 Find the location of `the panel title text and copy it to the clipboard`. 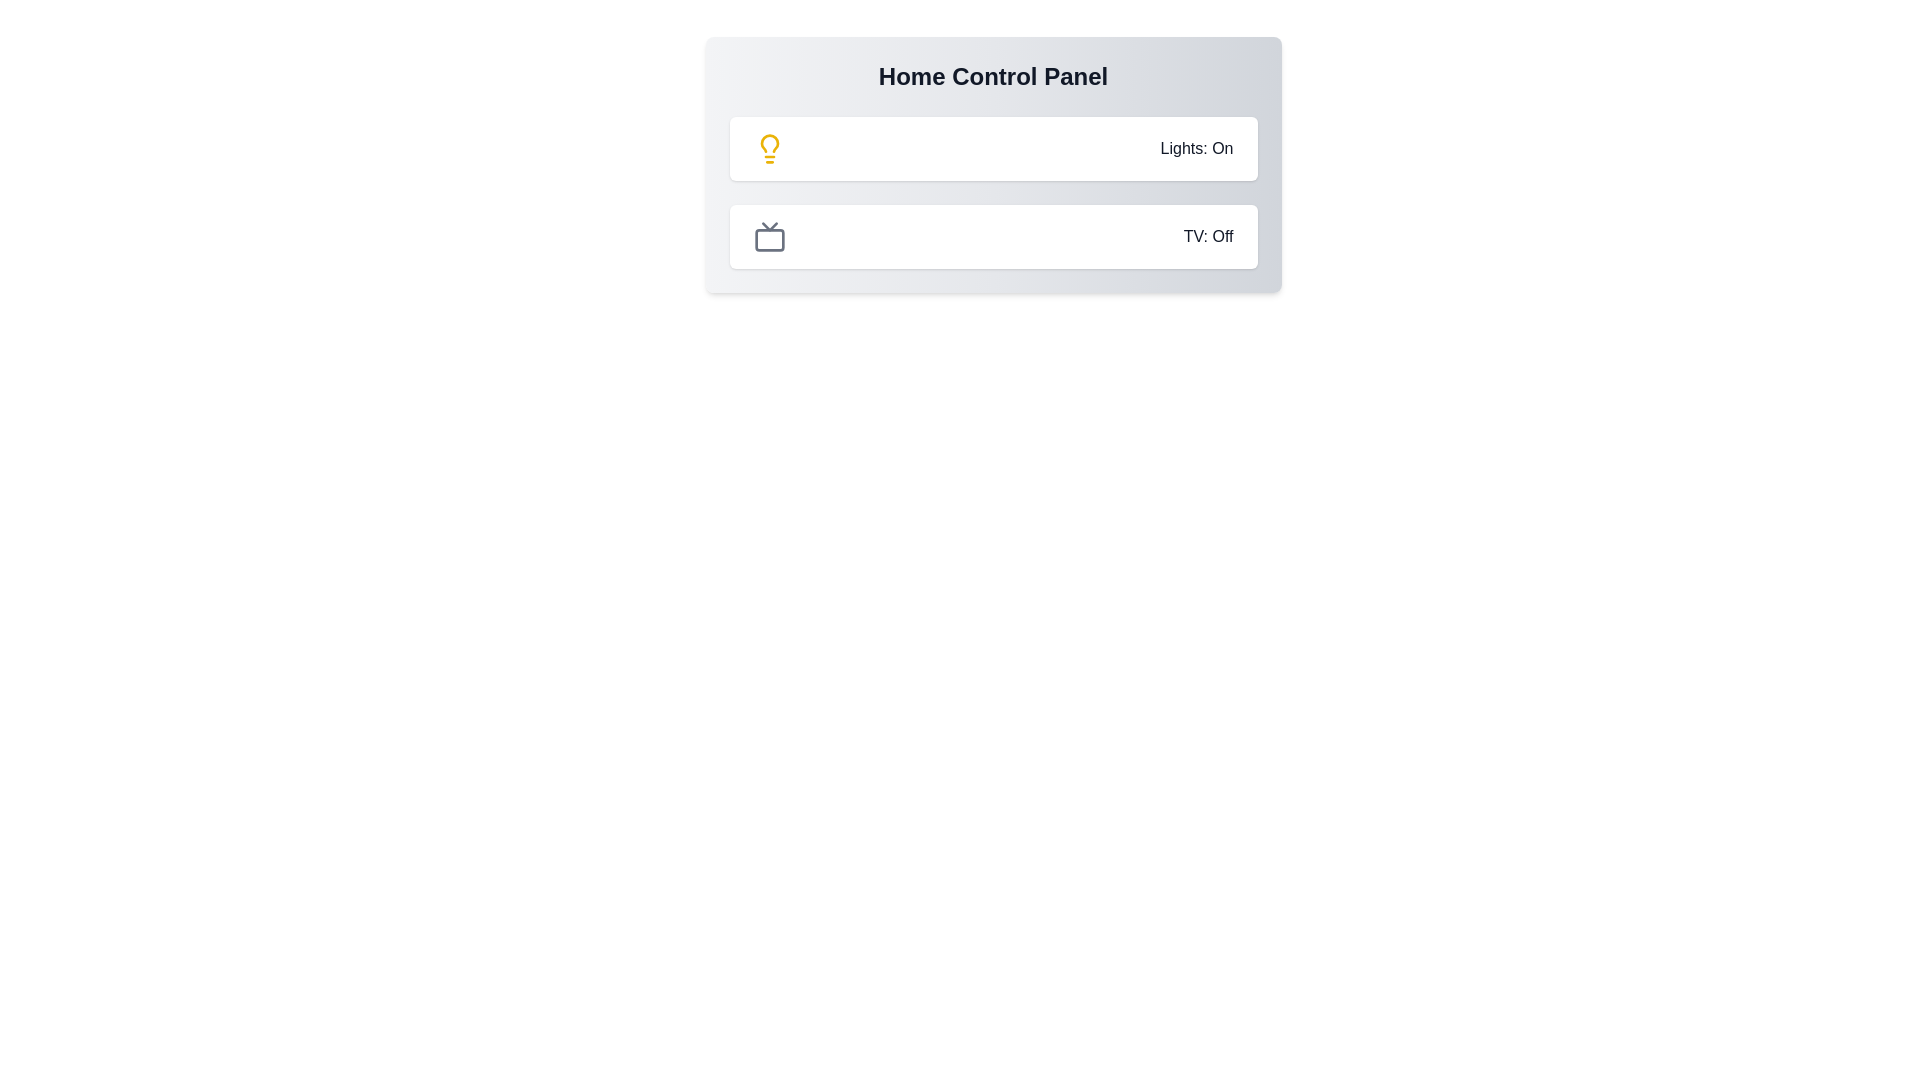

the panel title text and copy it to the clipboard is located at coordinates (728, 60).